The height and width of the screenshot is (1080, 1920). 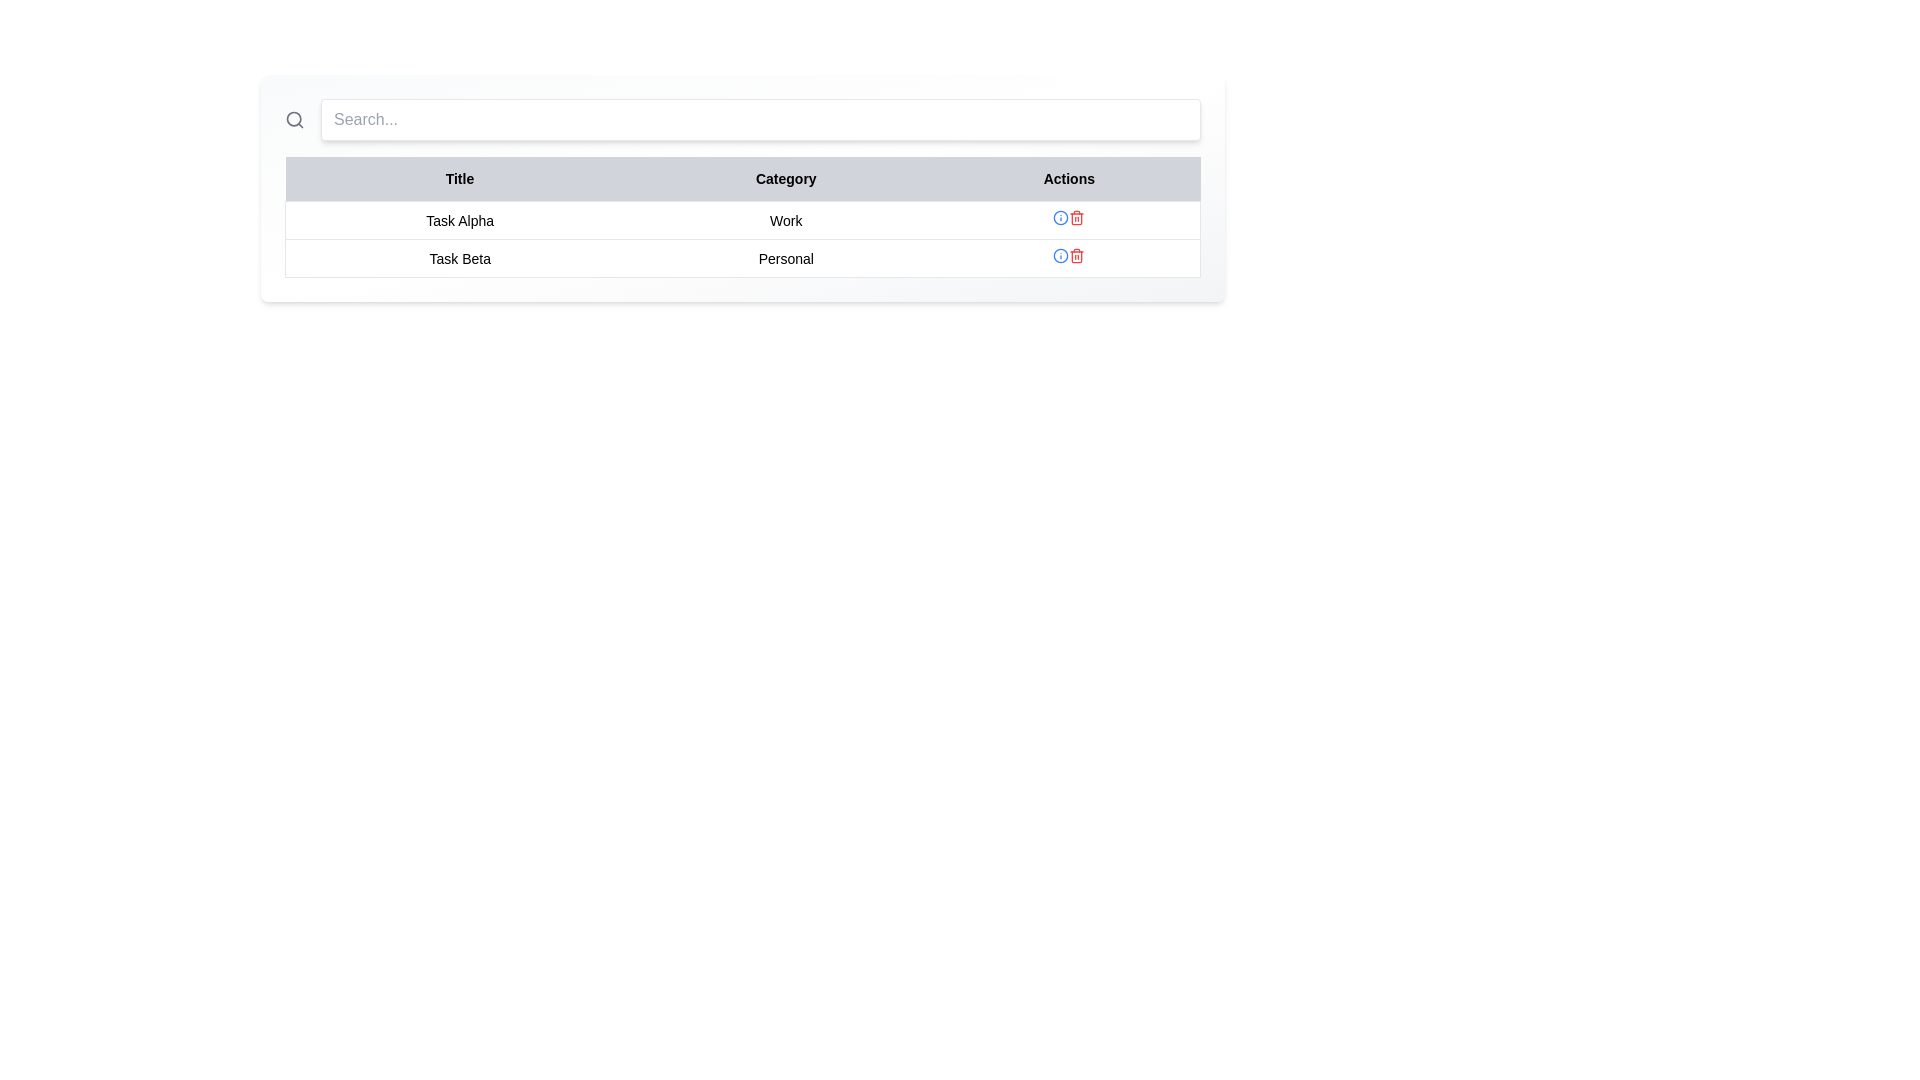 What do you see at coordinates (459, 220) in the screenshot?
I see `the Text label displaying 'Task Alpha' in the first row and first column of the grid view` at bounding box center [459, 220].